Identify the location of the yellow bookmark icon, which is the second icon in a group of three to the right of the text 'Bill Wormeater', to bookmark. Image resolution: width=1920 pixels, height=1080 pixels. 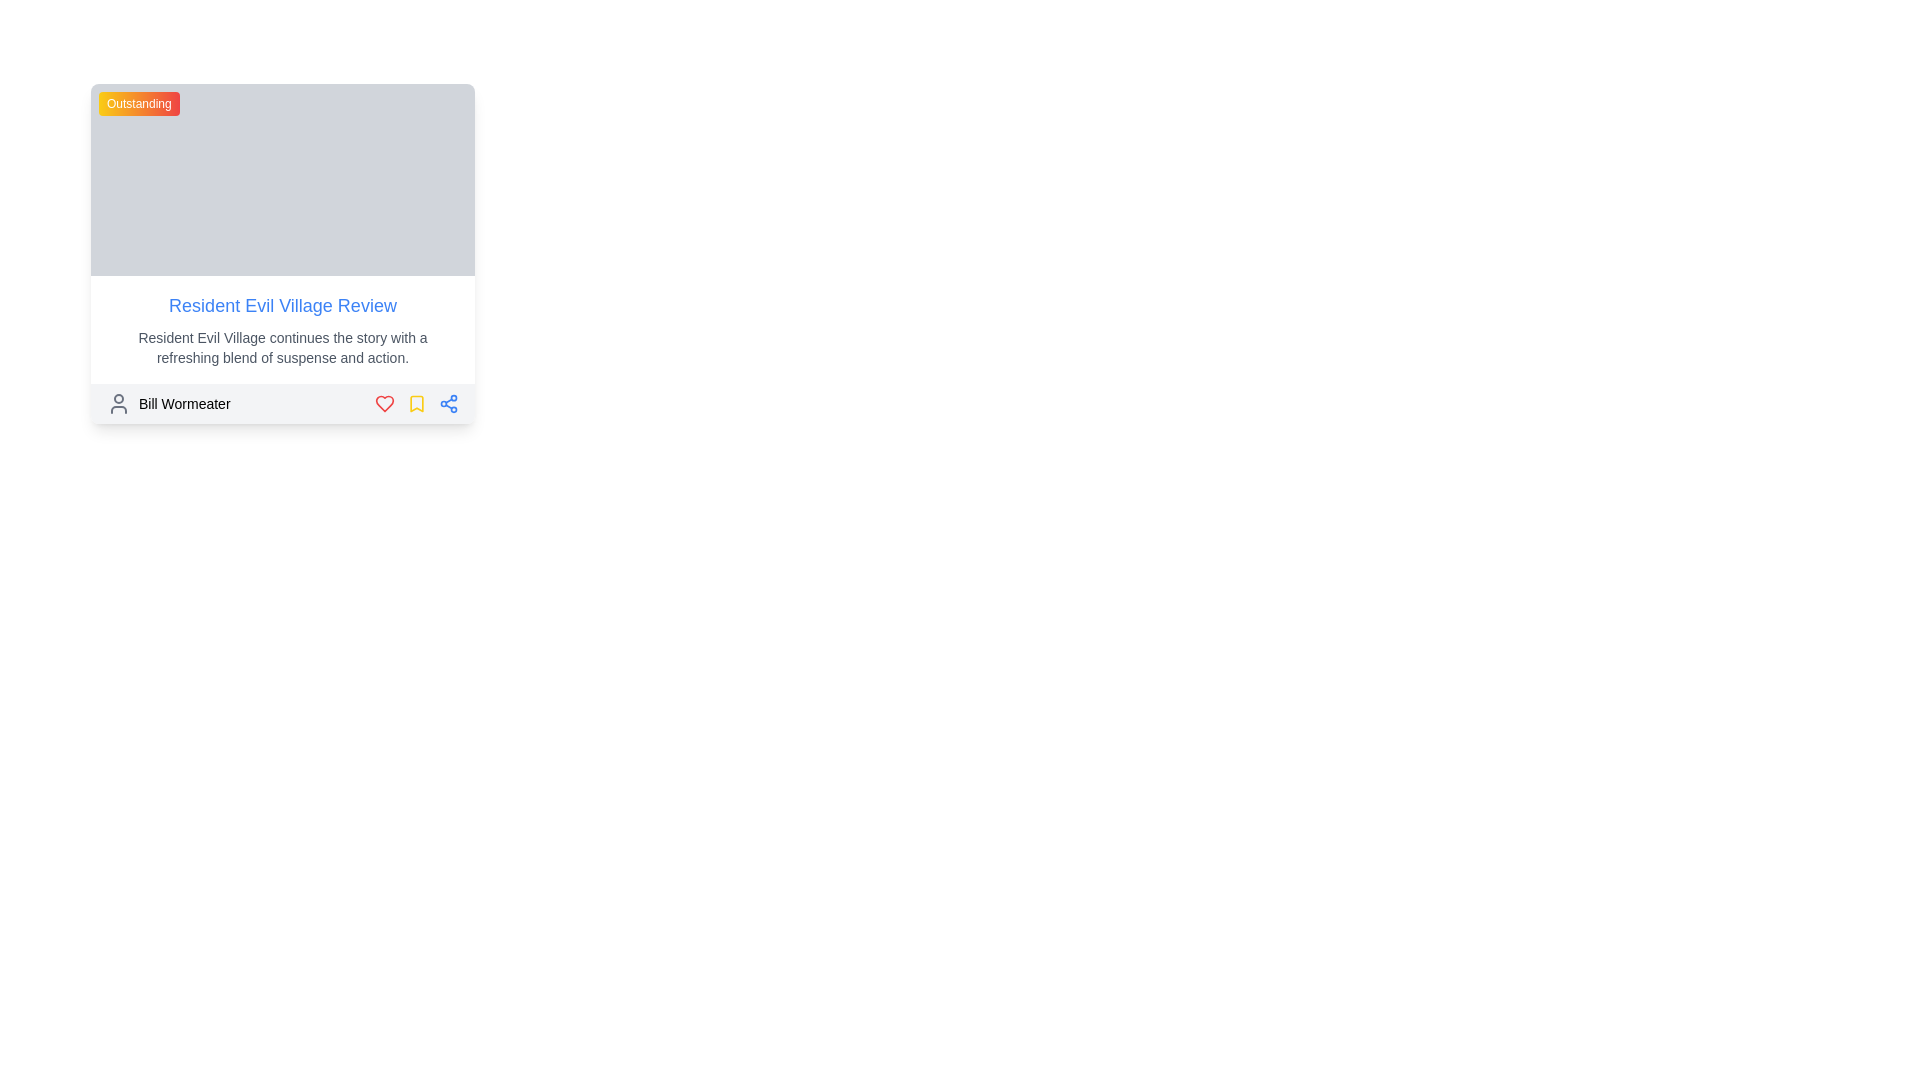
(416, 404).